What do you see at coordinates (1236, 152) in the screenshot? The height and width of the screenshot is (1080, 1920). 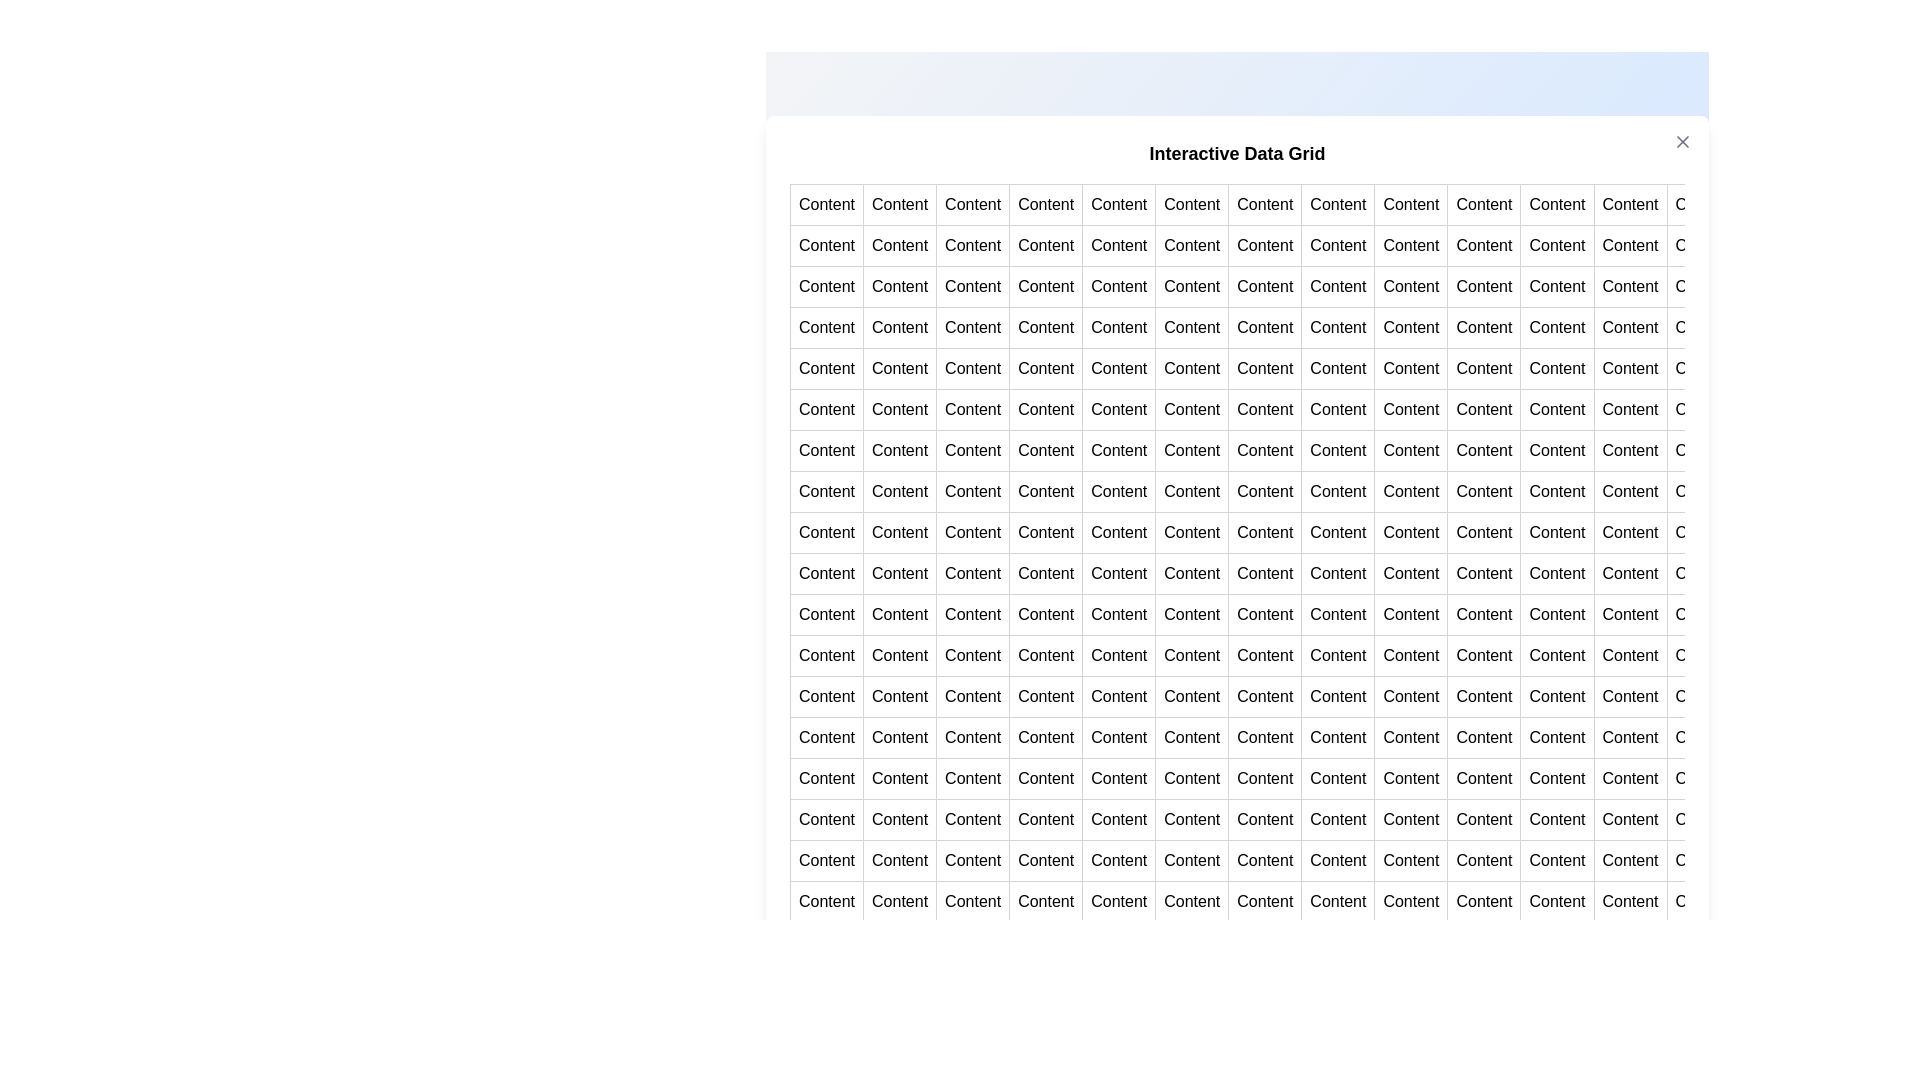 I see `the title text area to inspect its content` at bounding box center [1236, 152].